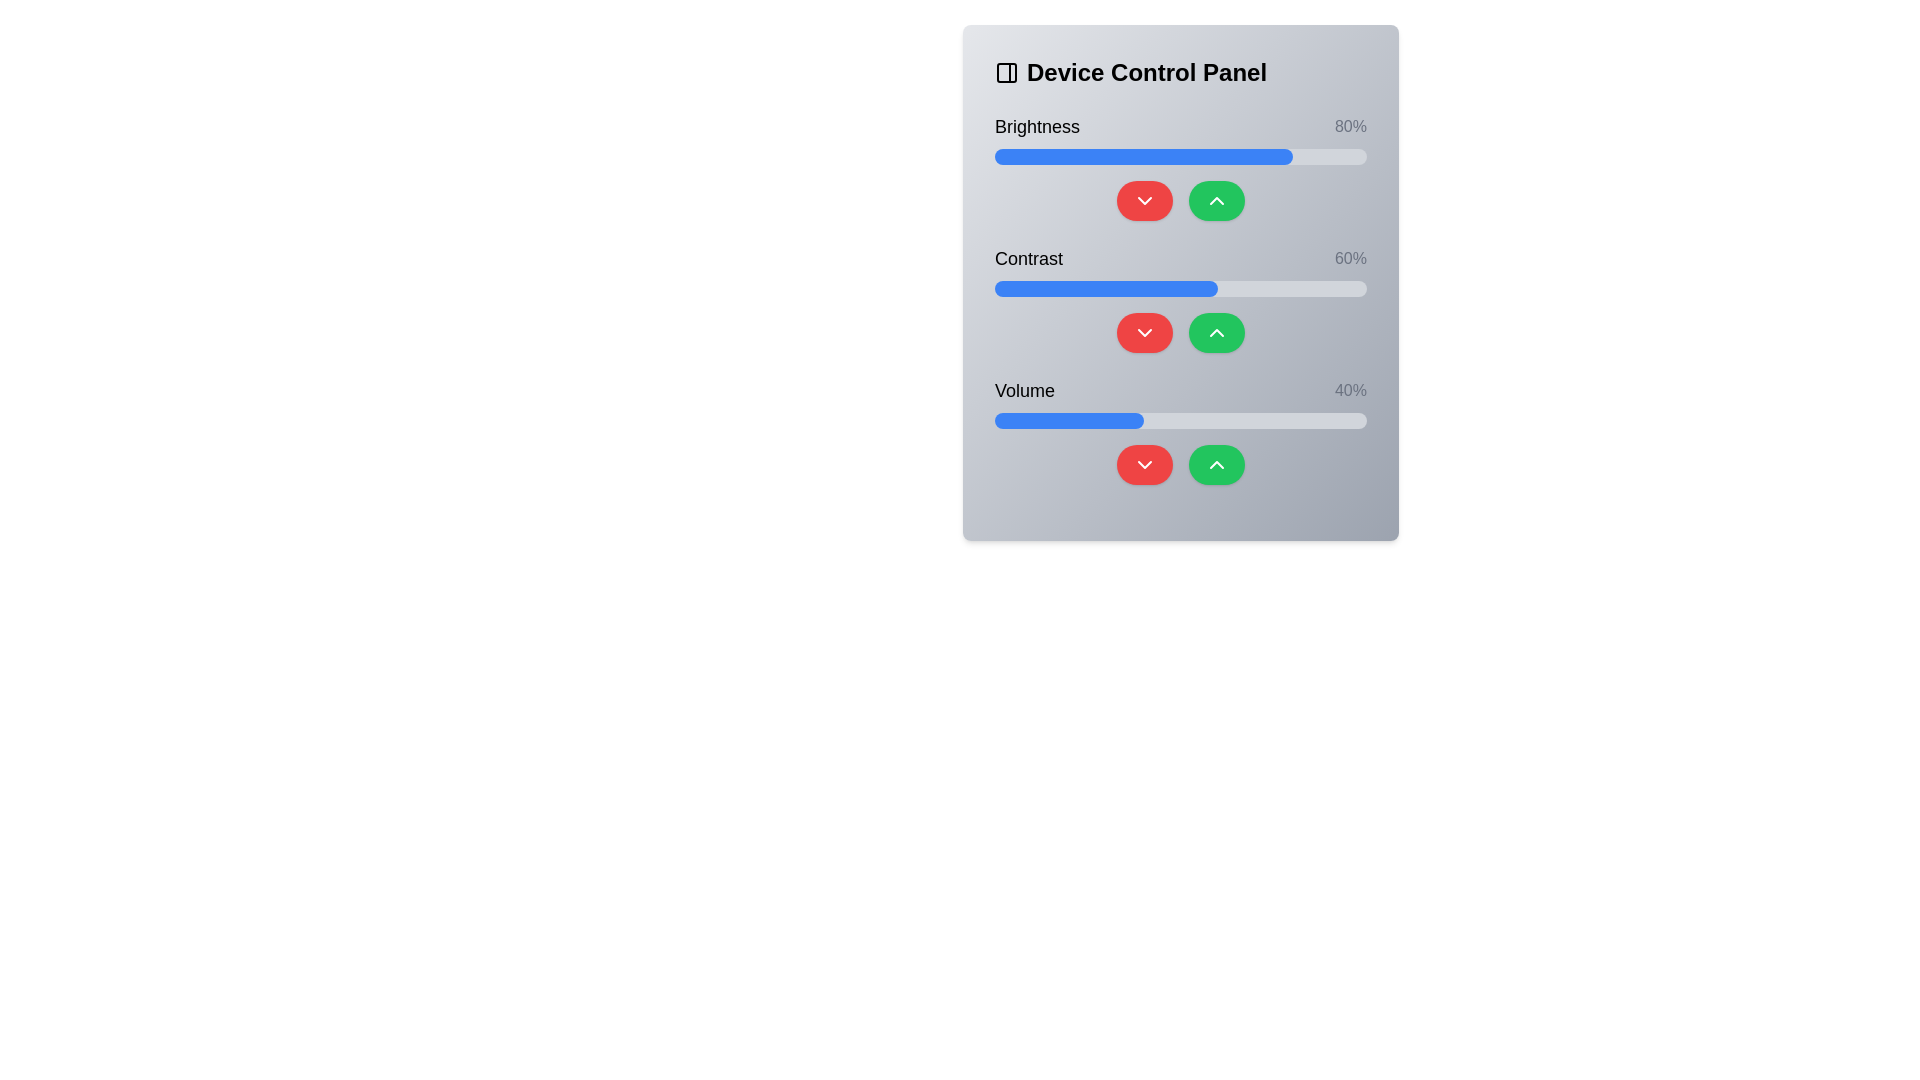  Describe the element at coordinates (1239, 289) in the screenshot. I see `the contrast` at that location.